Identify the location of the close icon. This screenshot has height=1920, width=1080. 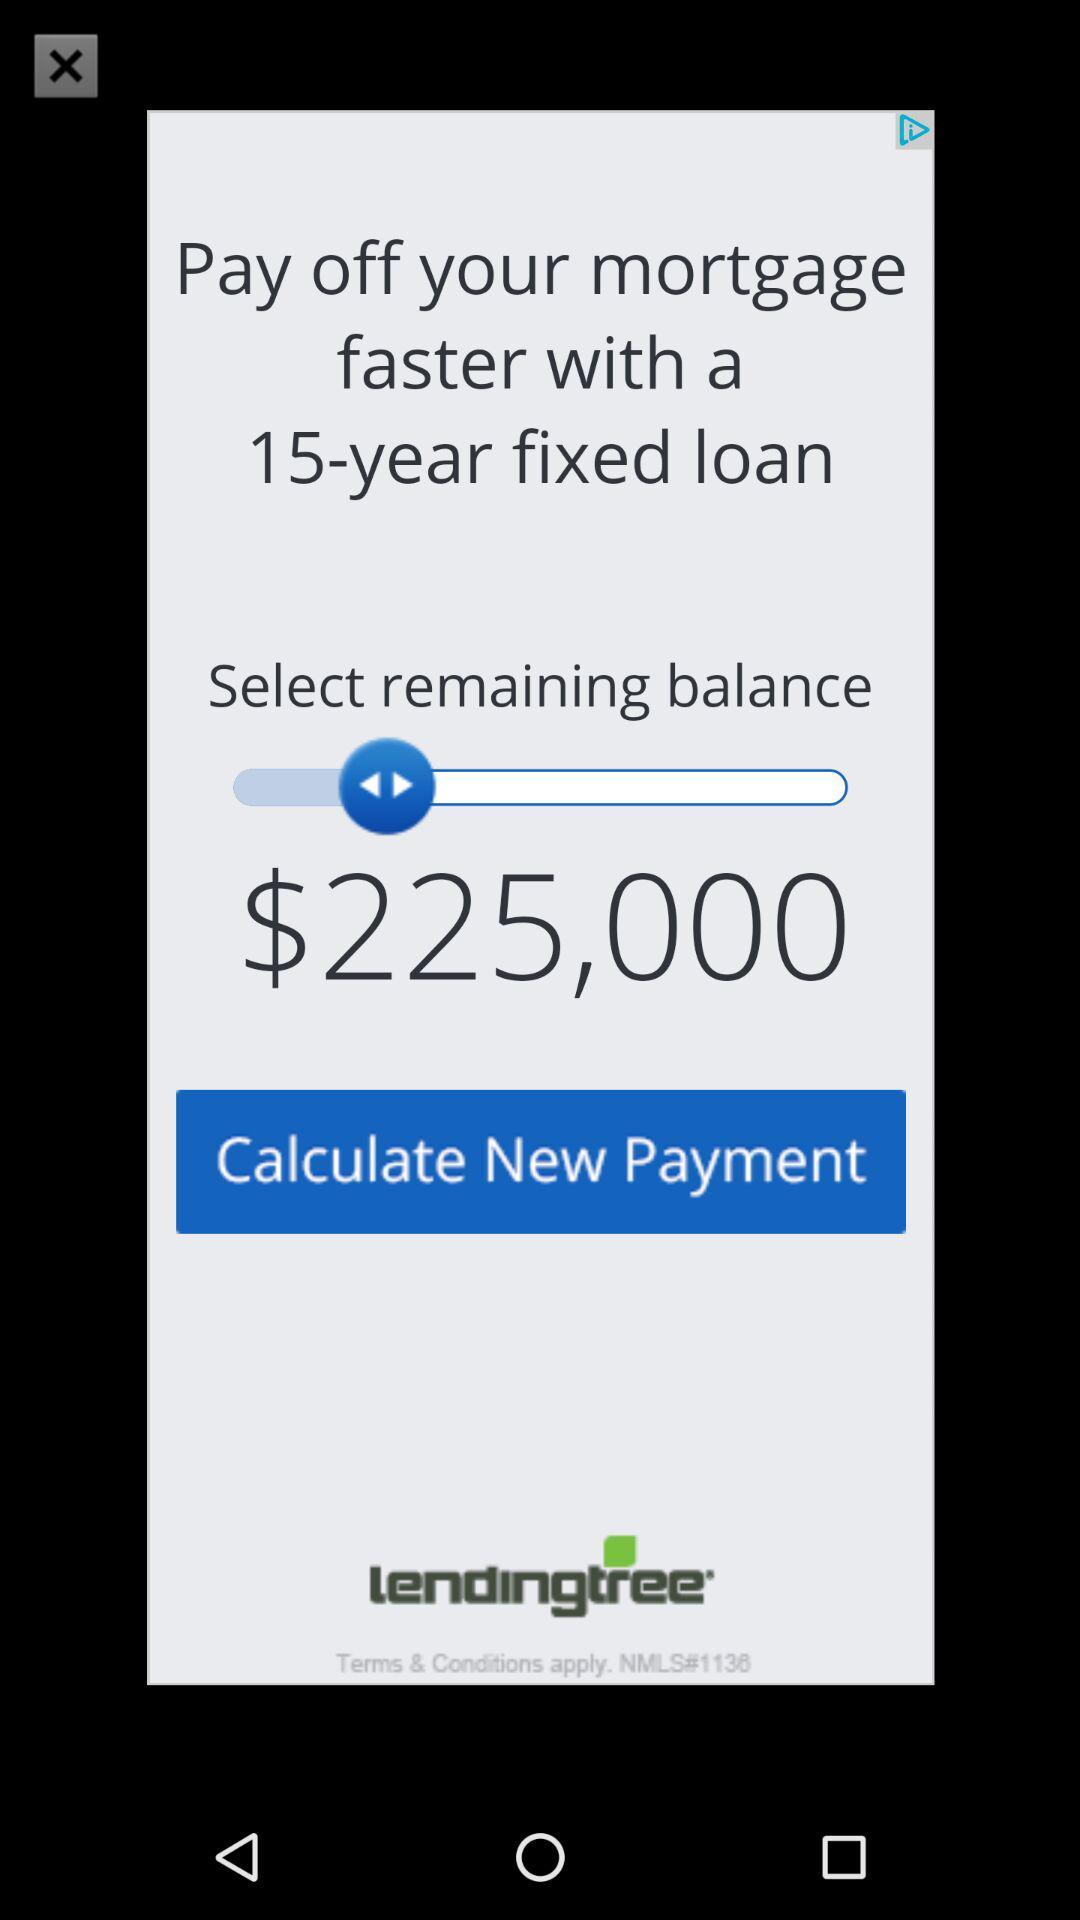
(64, 70).